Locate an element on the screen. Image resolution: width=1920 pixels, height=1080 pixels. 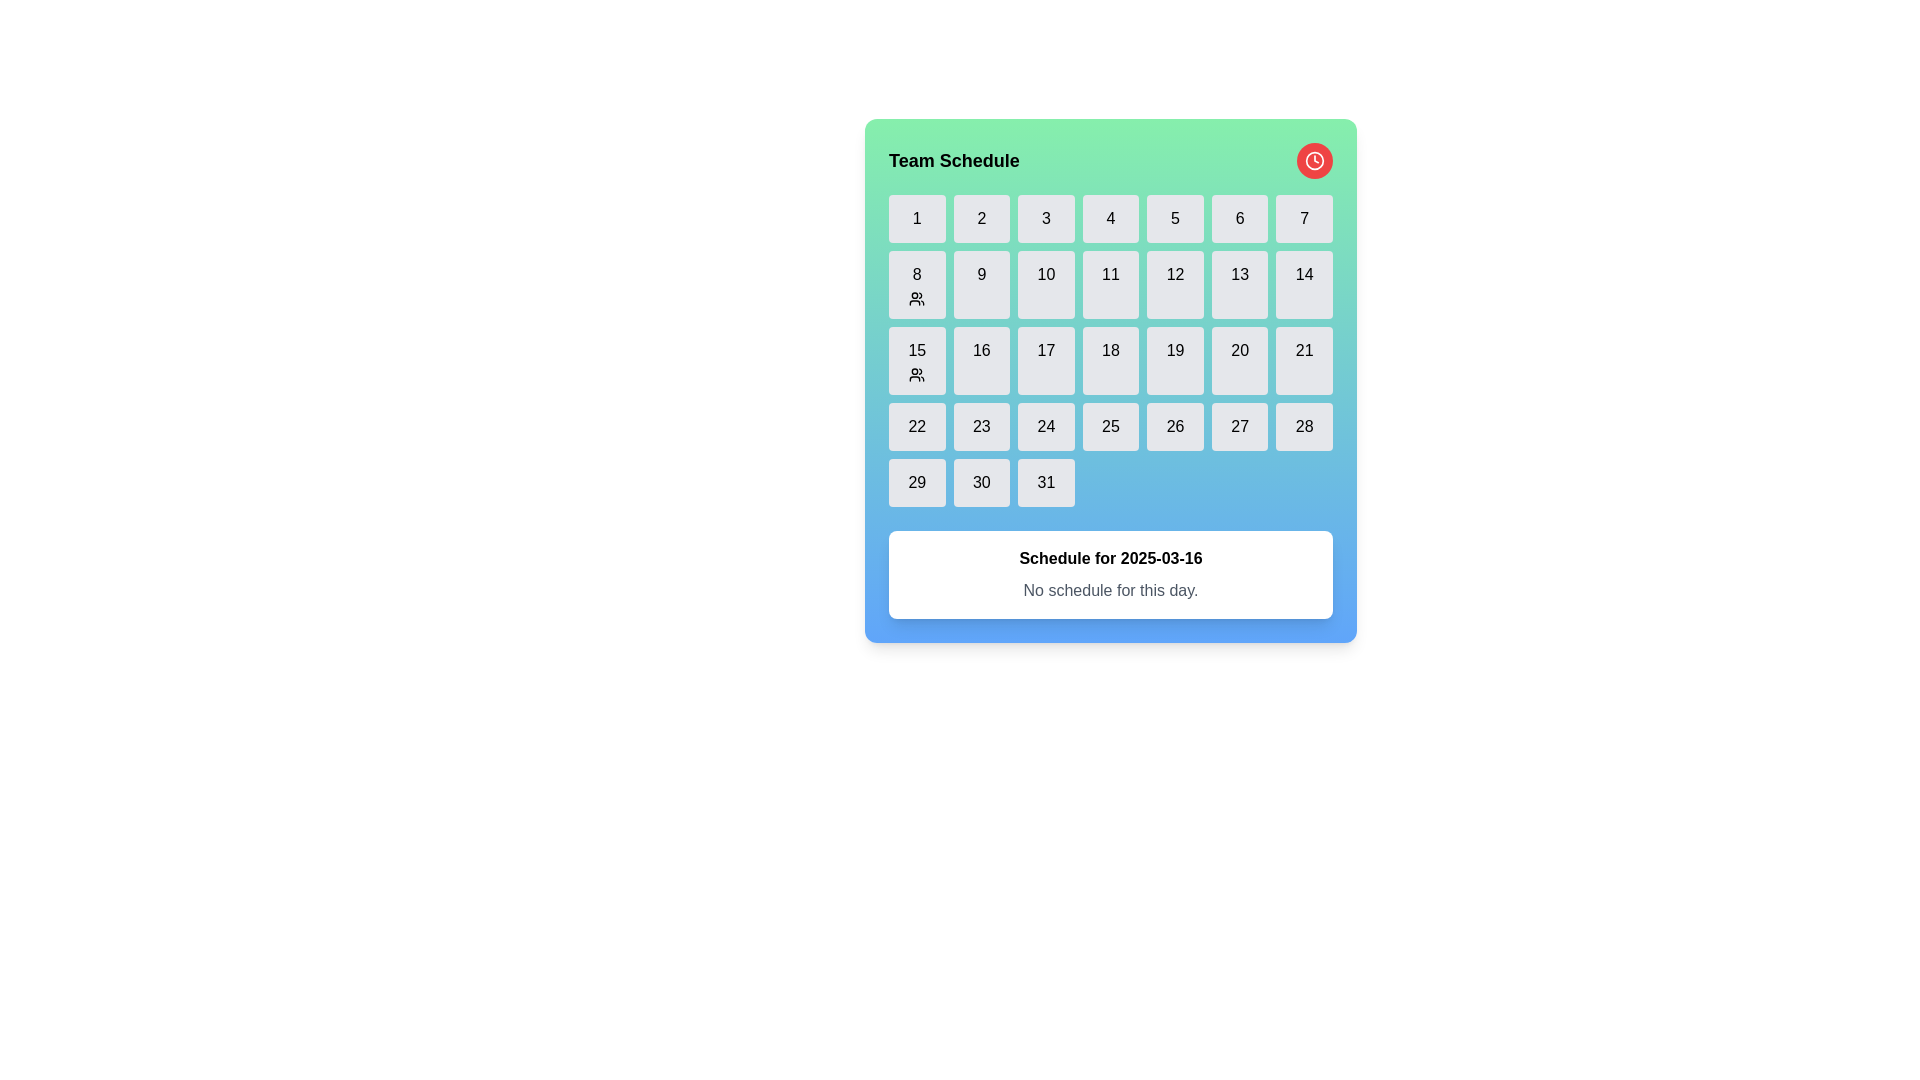
the black numeral '5' inside the square box with rounded corners is located at coordinates (1175, 219).